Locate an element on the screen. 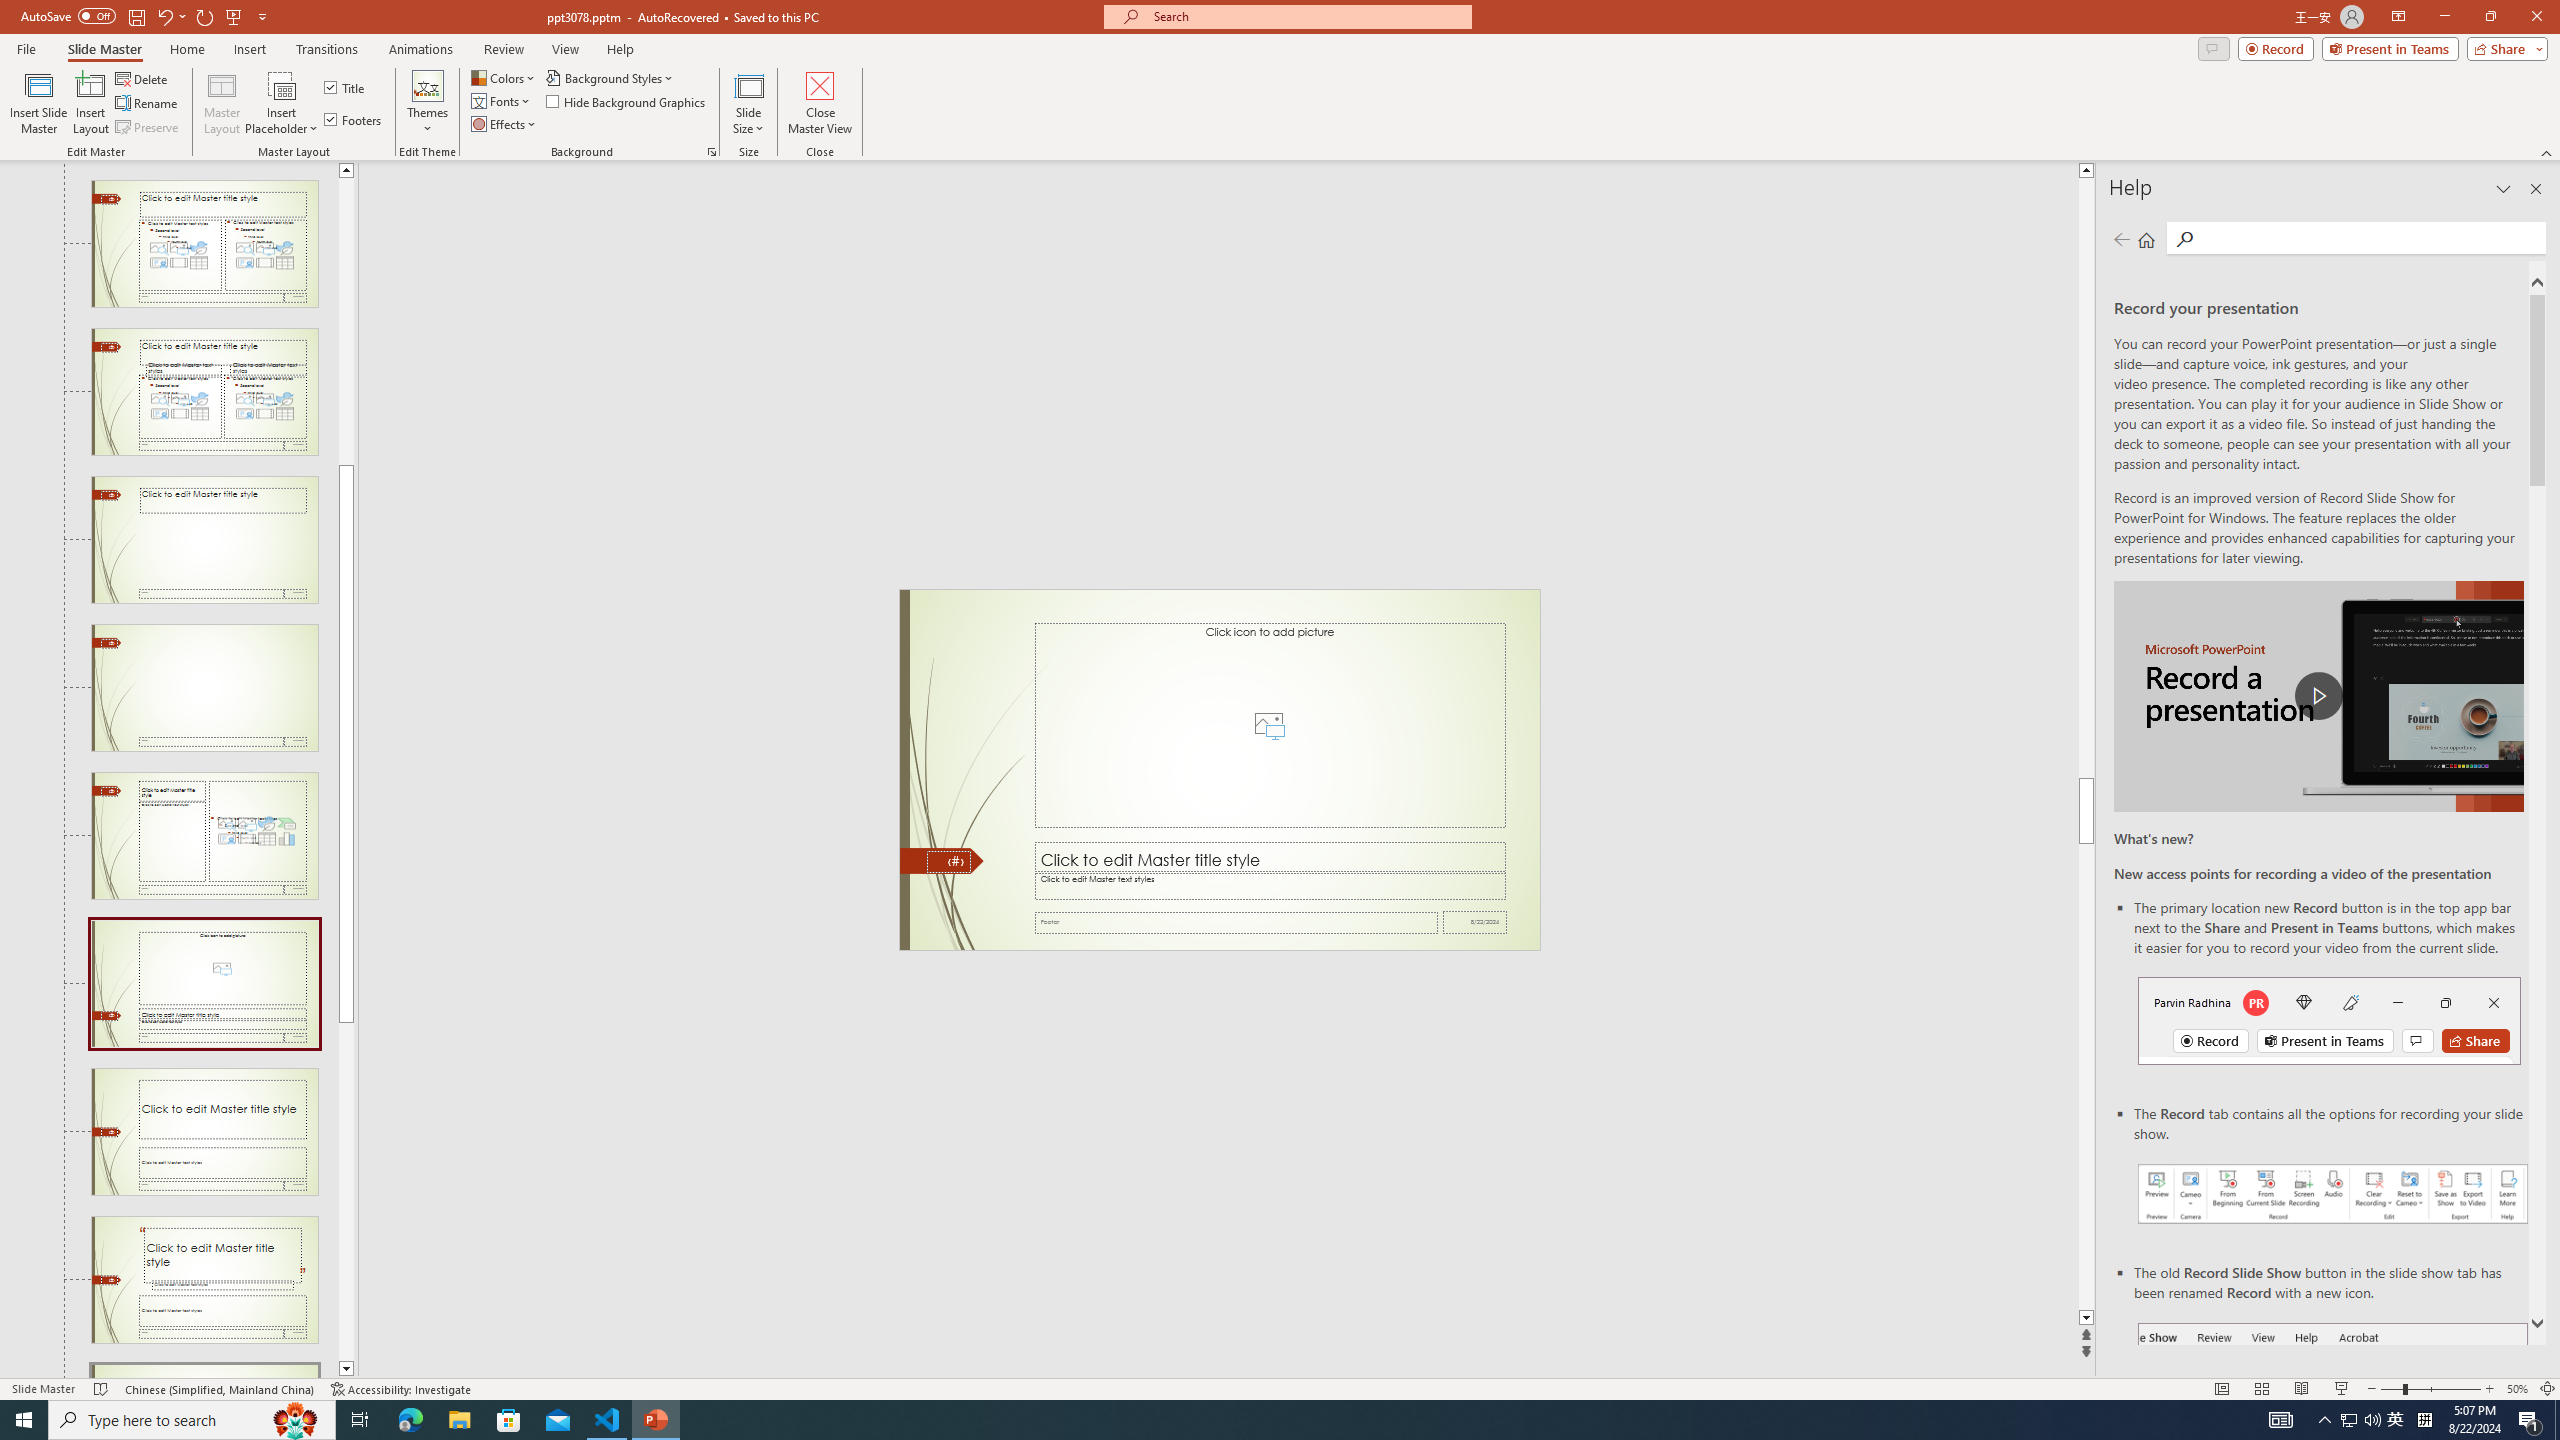 Image resolution: width=2560 pixels, height=1440 pixels. 'Footers' is located at coordinates (354, 118).